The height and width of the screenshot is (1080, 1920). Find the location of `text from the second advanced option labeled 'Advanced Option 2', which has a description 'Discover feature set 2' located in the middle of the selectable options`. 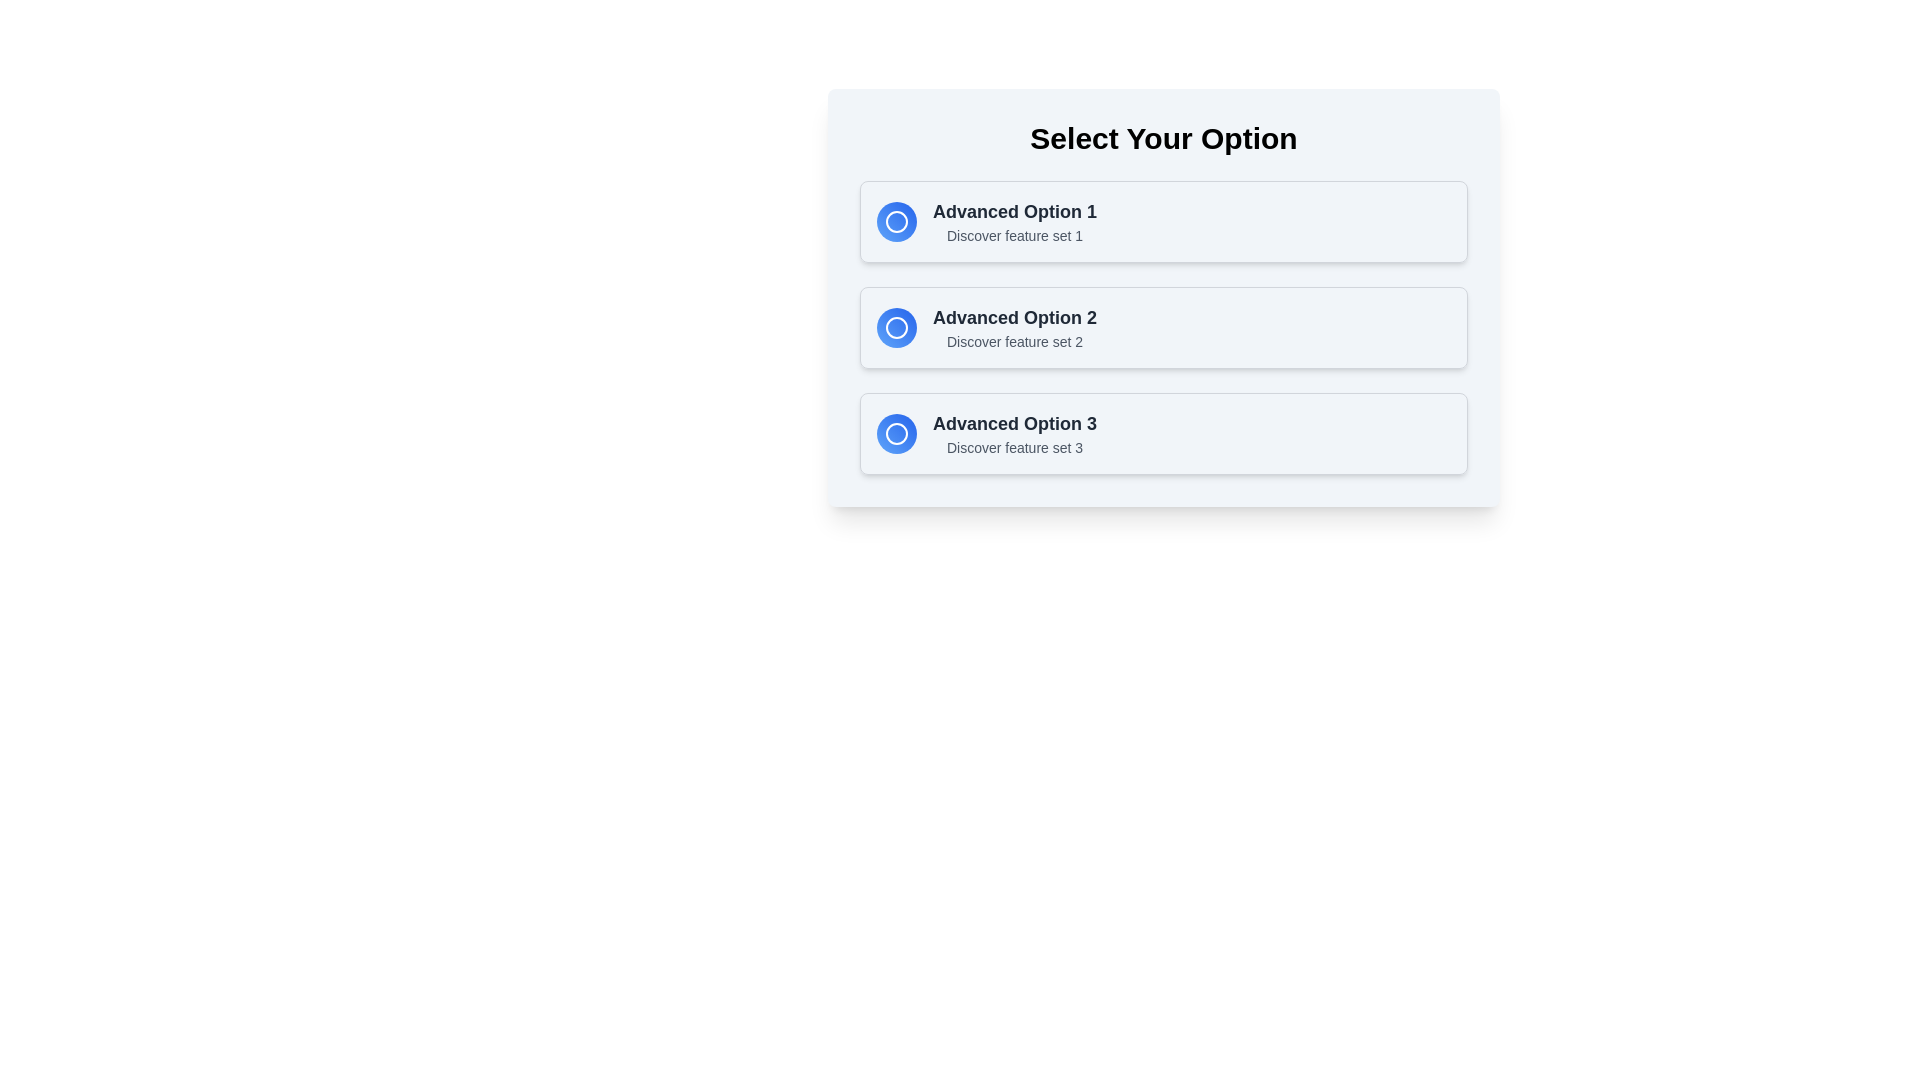

text from the second advanced option labeled 'Advanced Option 2', which has a description 'Discover feature set 2' located in the middle of the selectable options is located at coordinates (1015, 326).